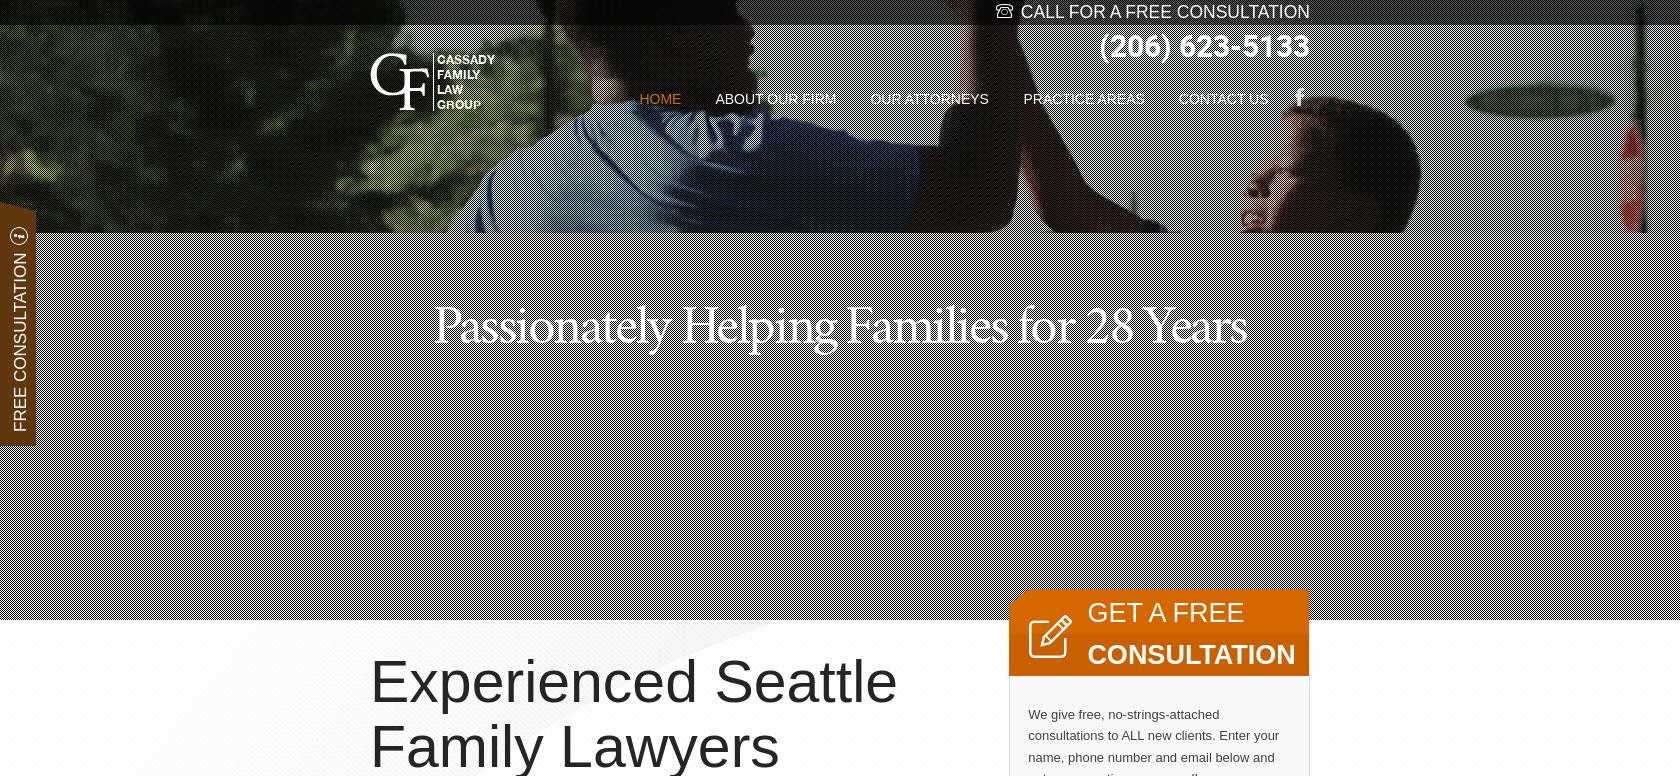 The image size is (1680, 776). I want to click on 'Our Attorneys', so click(929, 99).